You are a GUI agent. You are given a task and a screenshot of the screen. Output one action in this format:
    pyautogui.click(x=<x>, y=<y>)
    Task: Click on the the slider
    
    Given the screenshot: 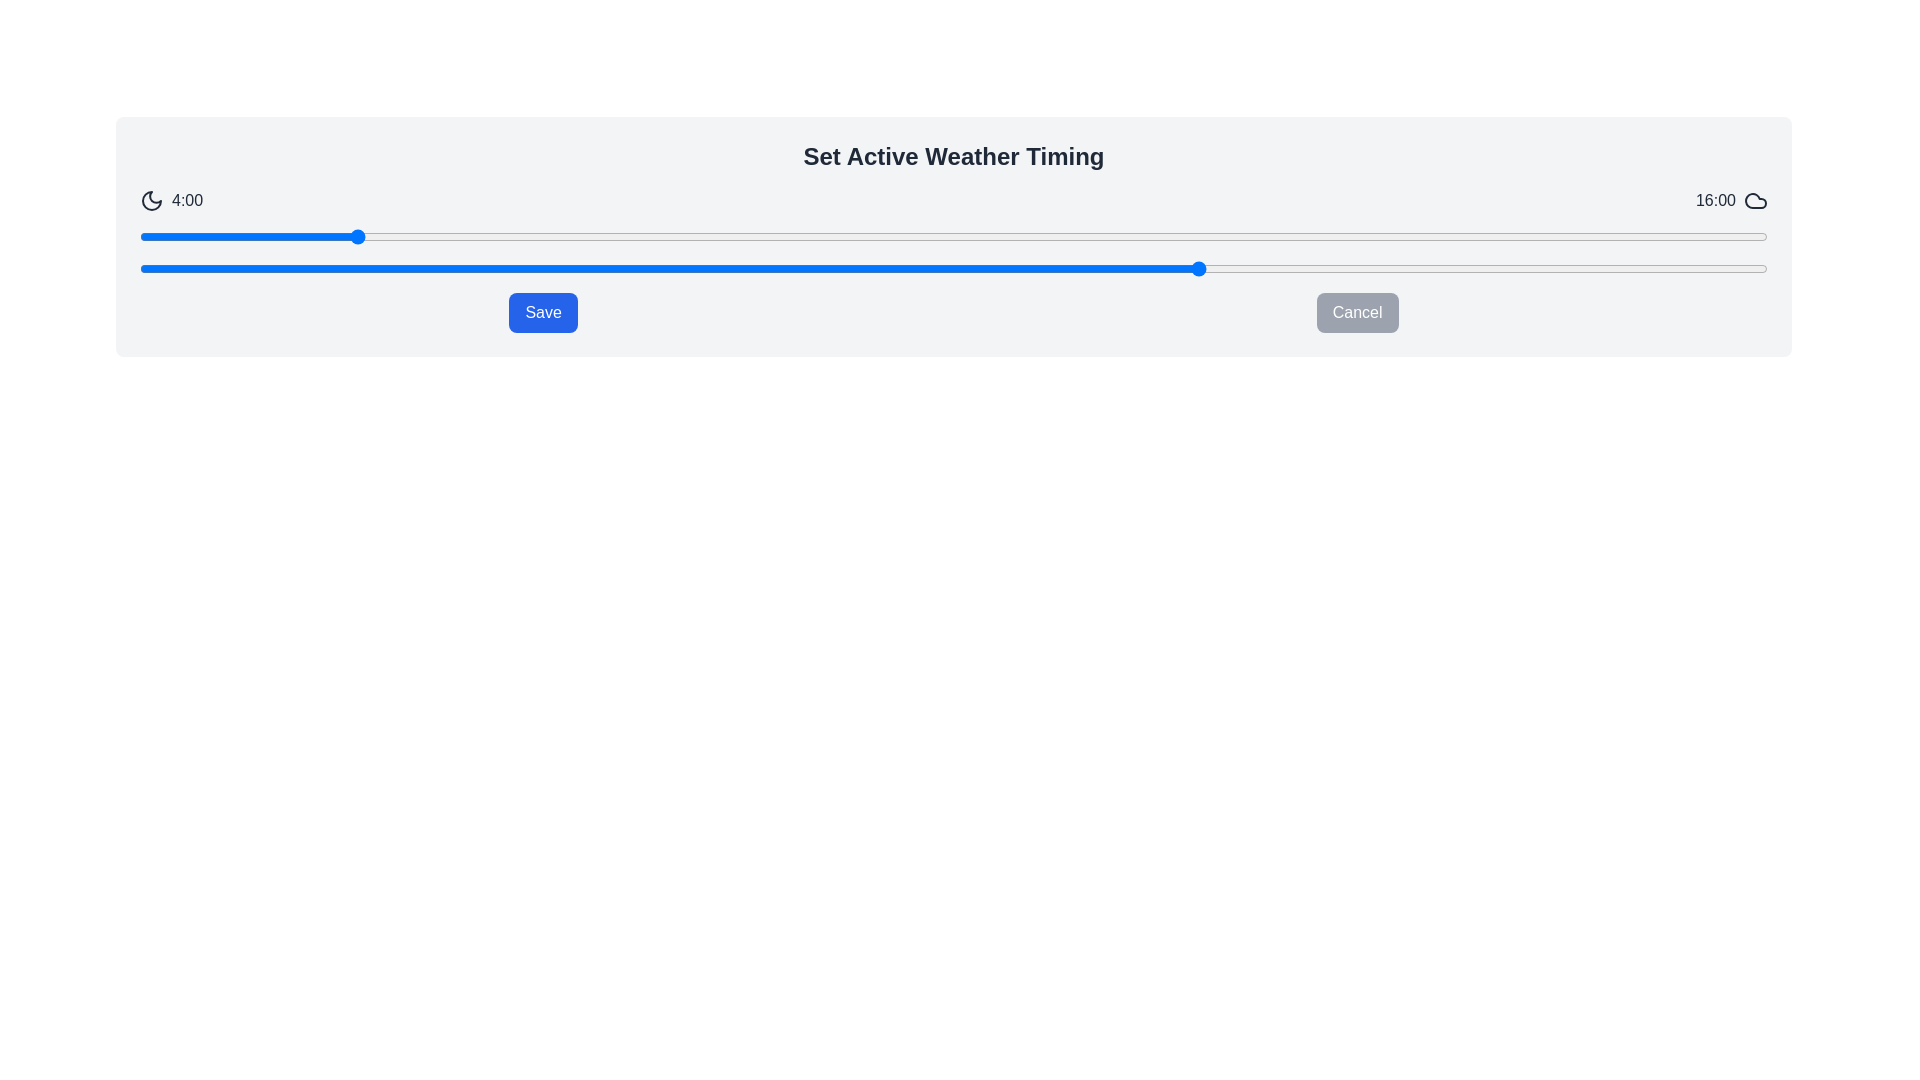 What is the action you would take?
    pyautogui.click(x=1484, y=268)
    